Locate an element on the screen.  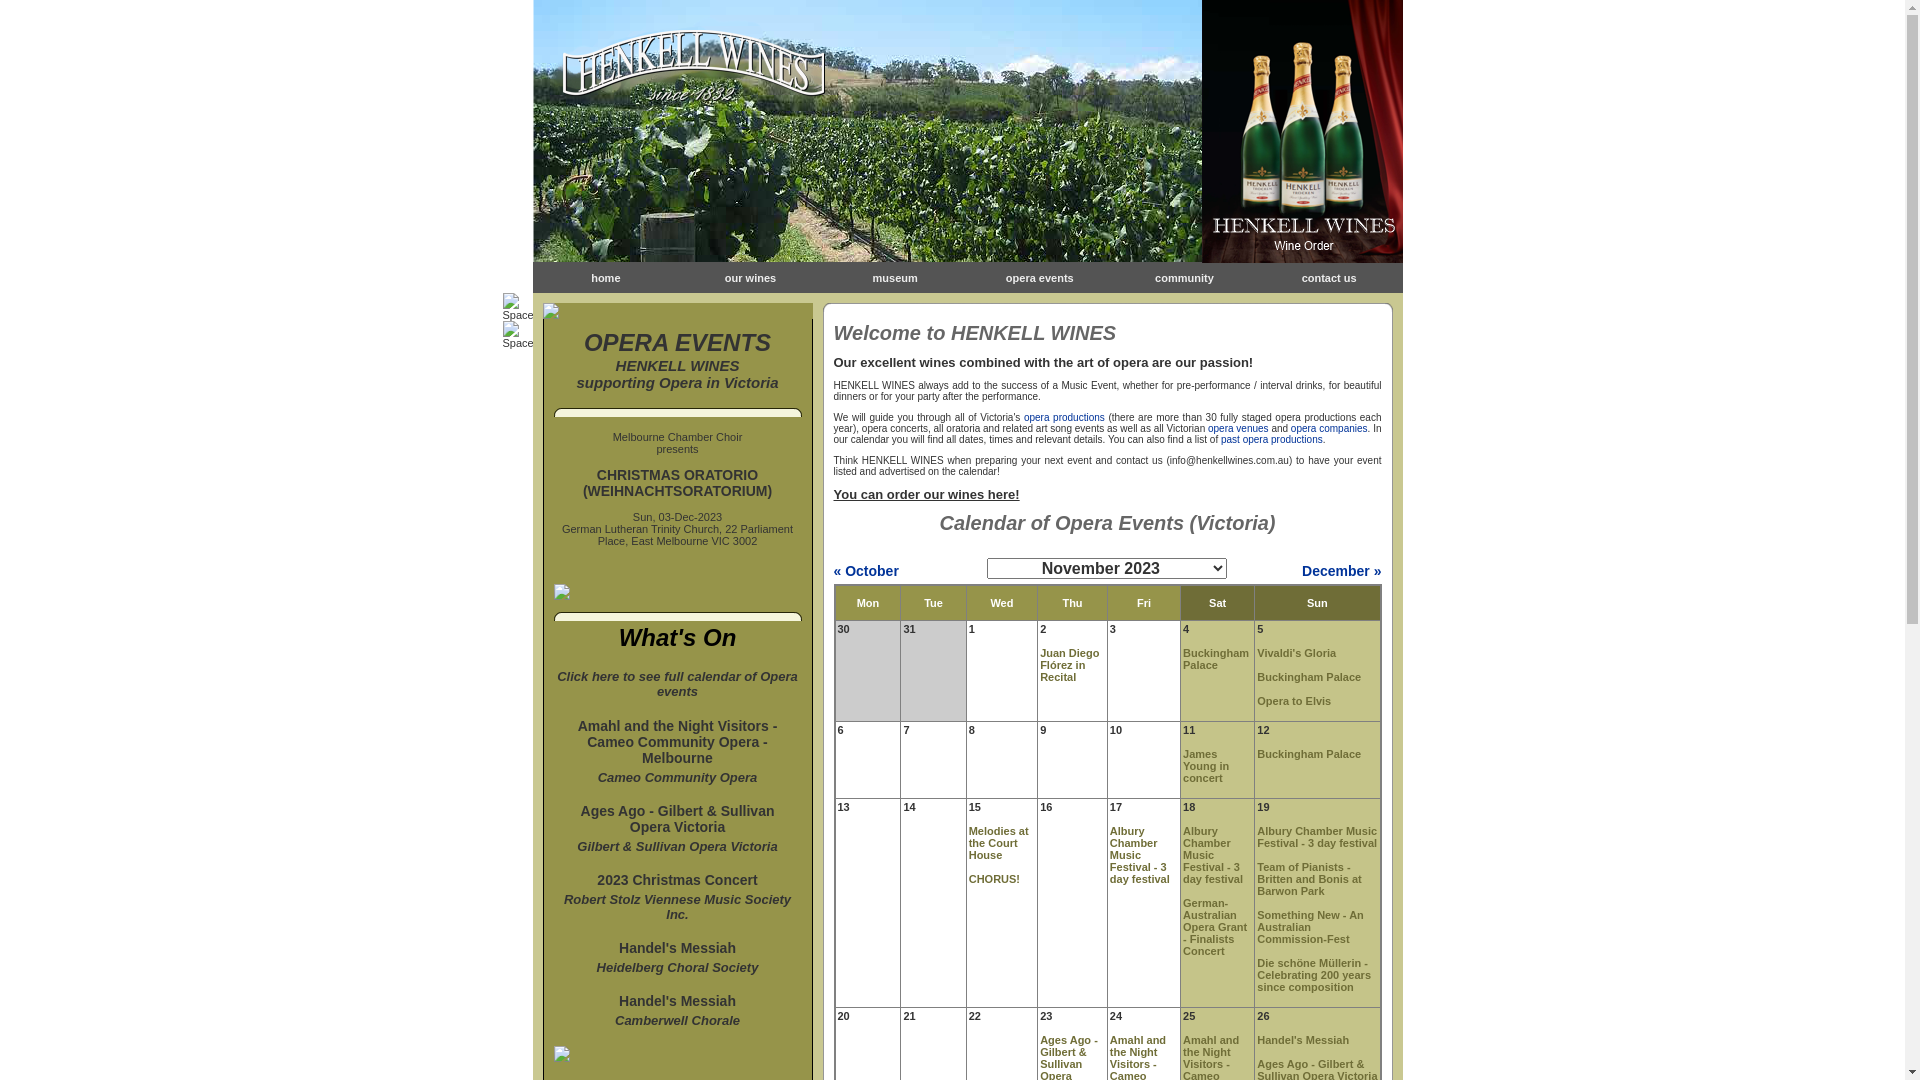
'museum' is located at coordinates (894, 277).